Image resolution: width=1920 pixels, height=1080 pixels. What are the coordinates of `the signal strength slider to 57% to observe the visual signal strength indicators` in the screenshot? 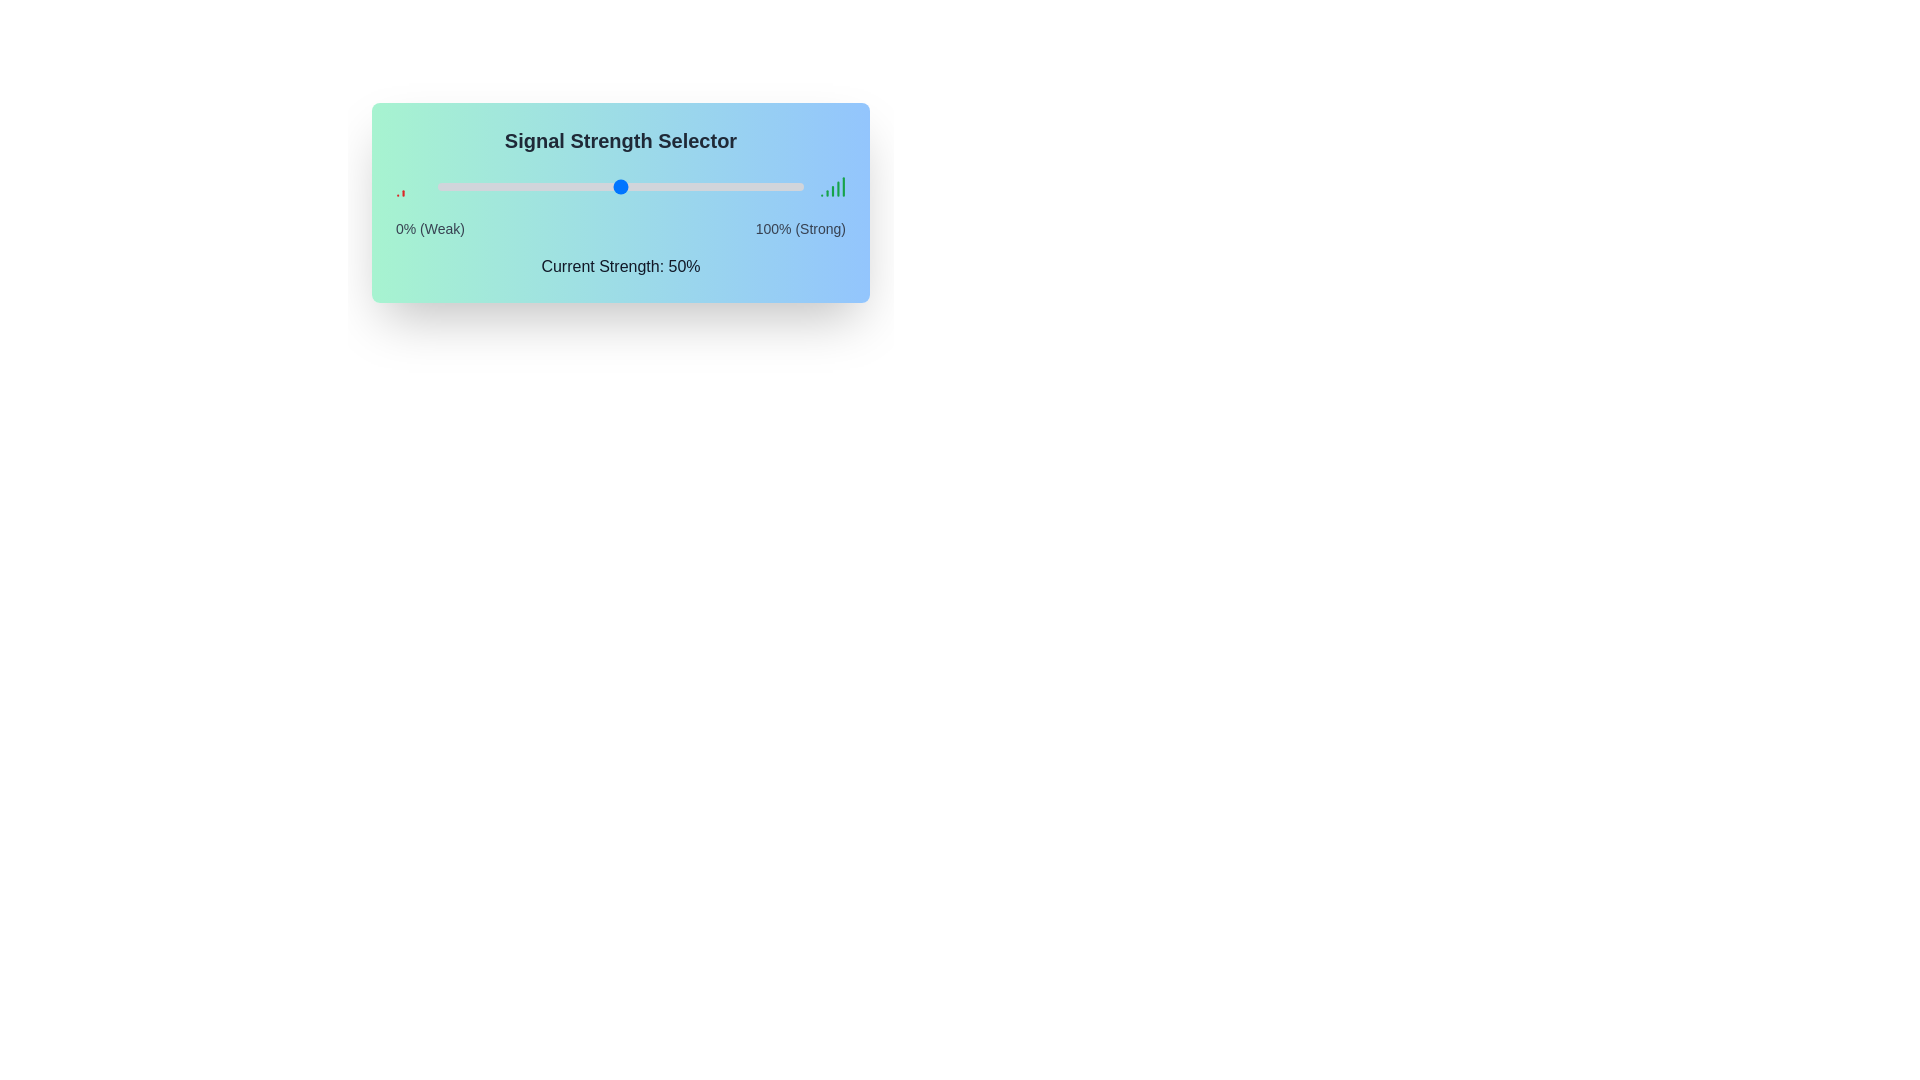 It's located at (646, 186).